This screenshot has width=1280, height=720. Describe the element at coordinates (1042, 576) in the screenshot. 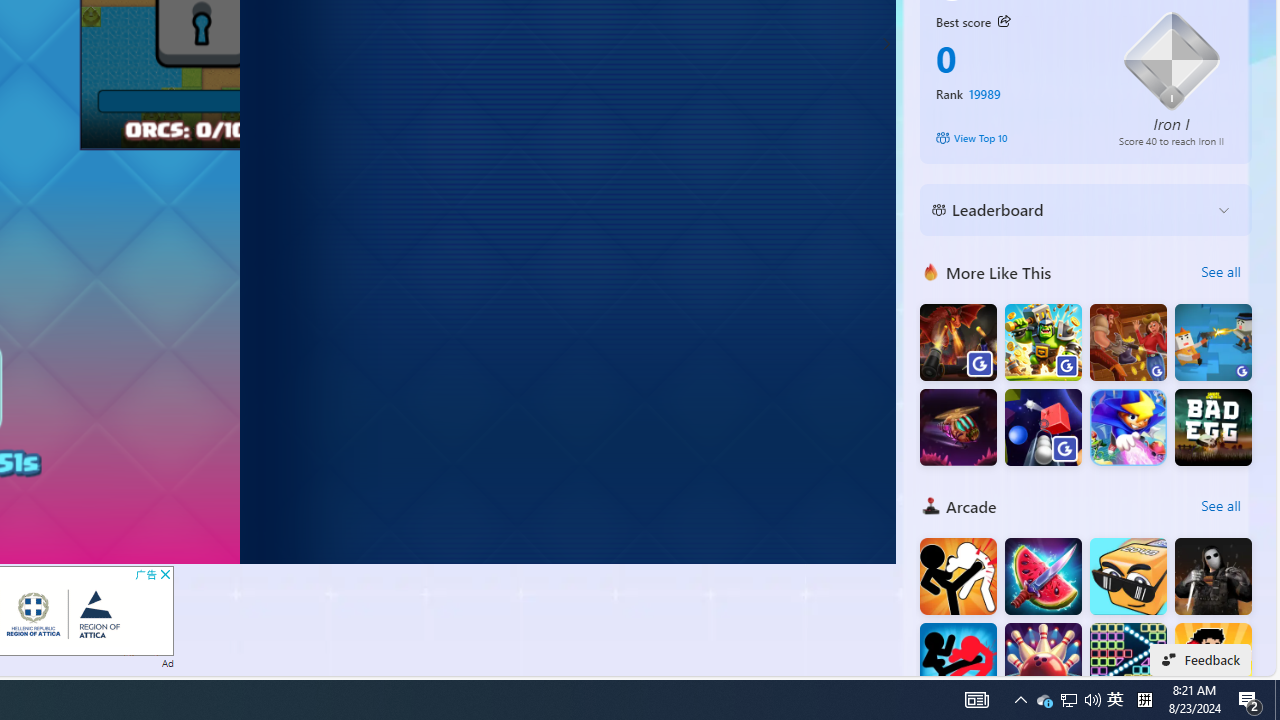

I see `'Fruit Chopper'` at that location.